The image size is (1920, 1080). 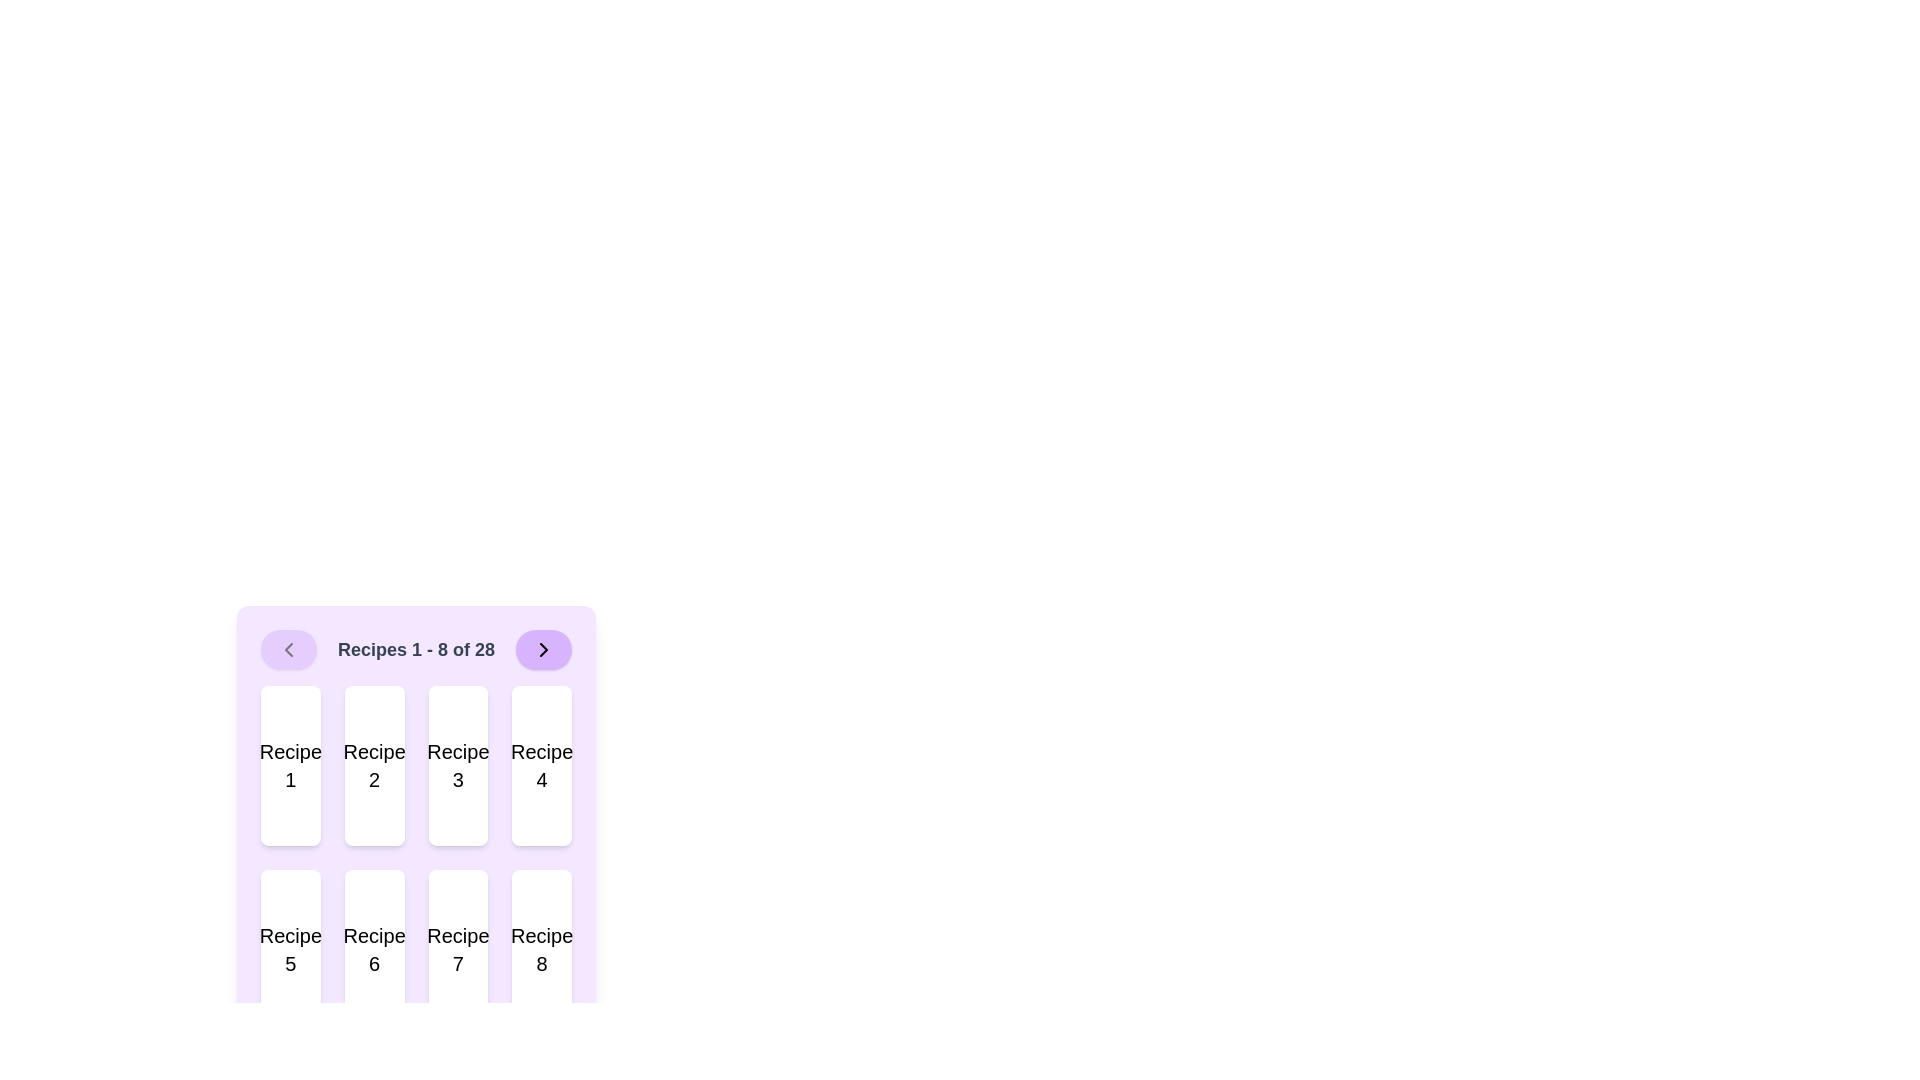 What do you see at coordinates (287, 650) in the screenshot?
I see `the left-pointing chevron icon button with a light purple background located at the top-left corner of the navigation bar` at bounding box center [287, 650].